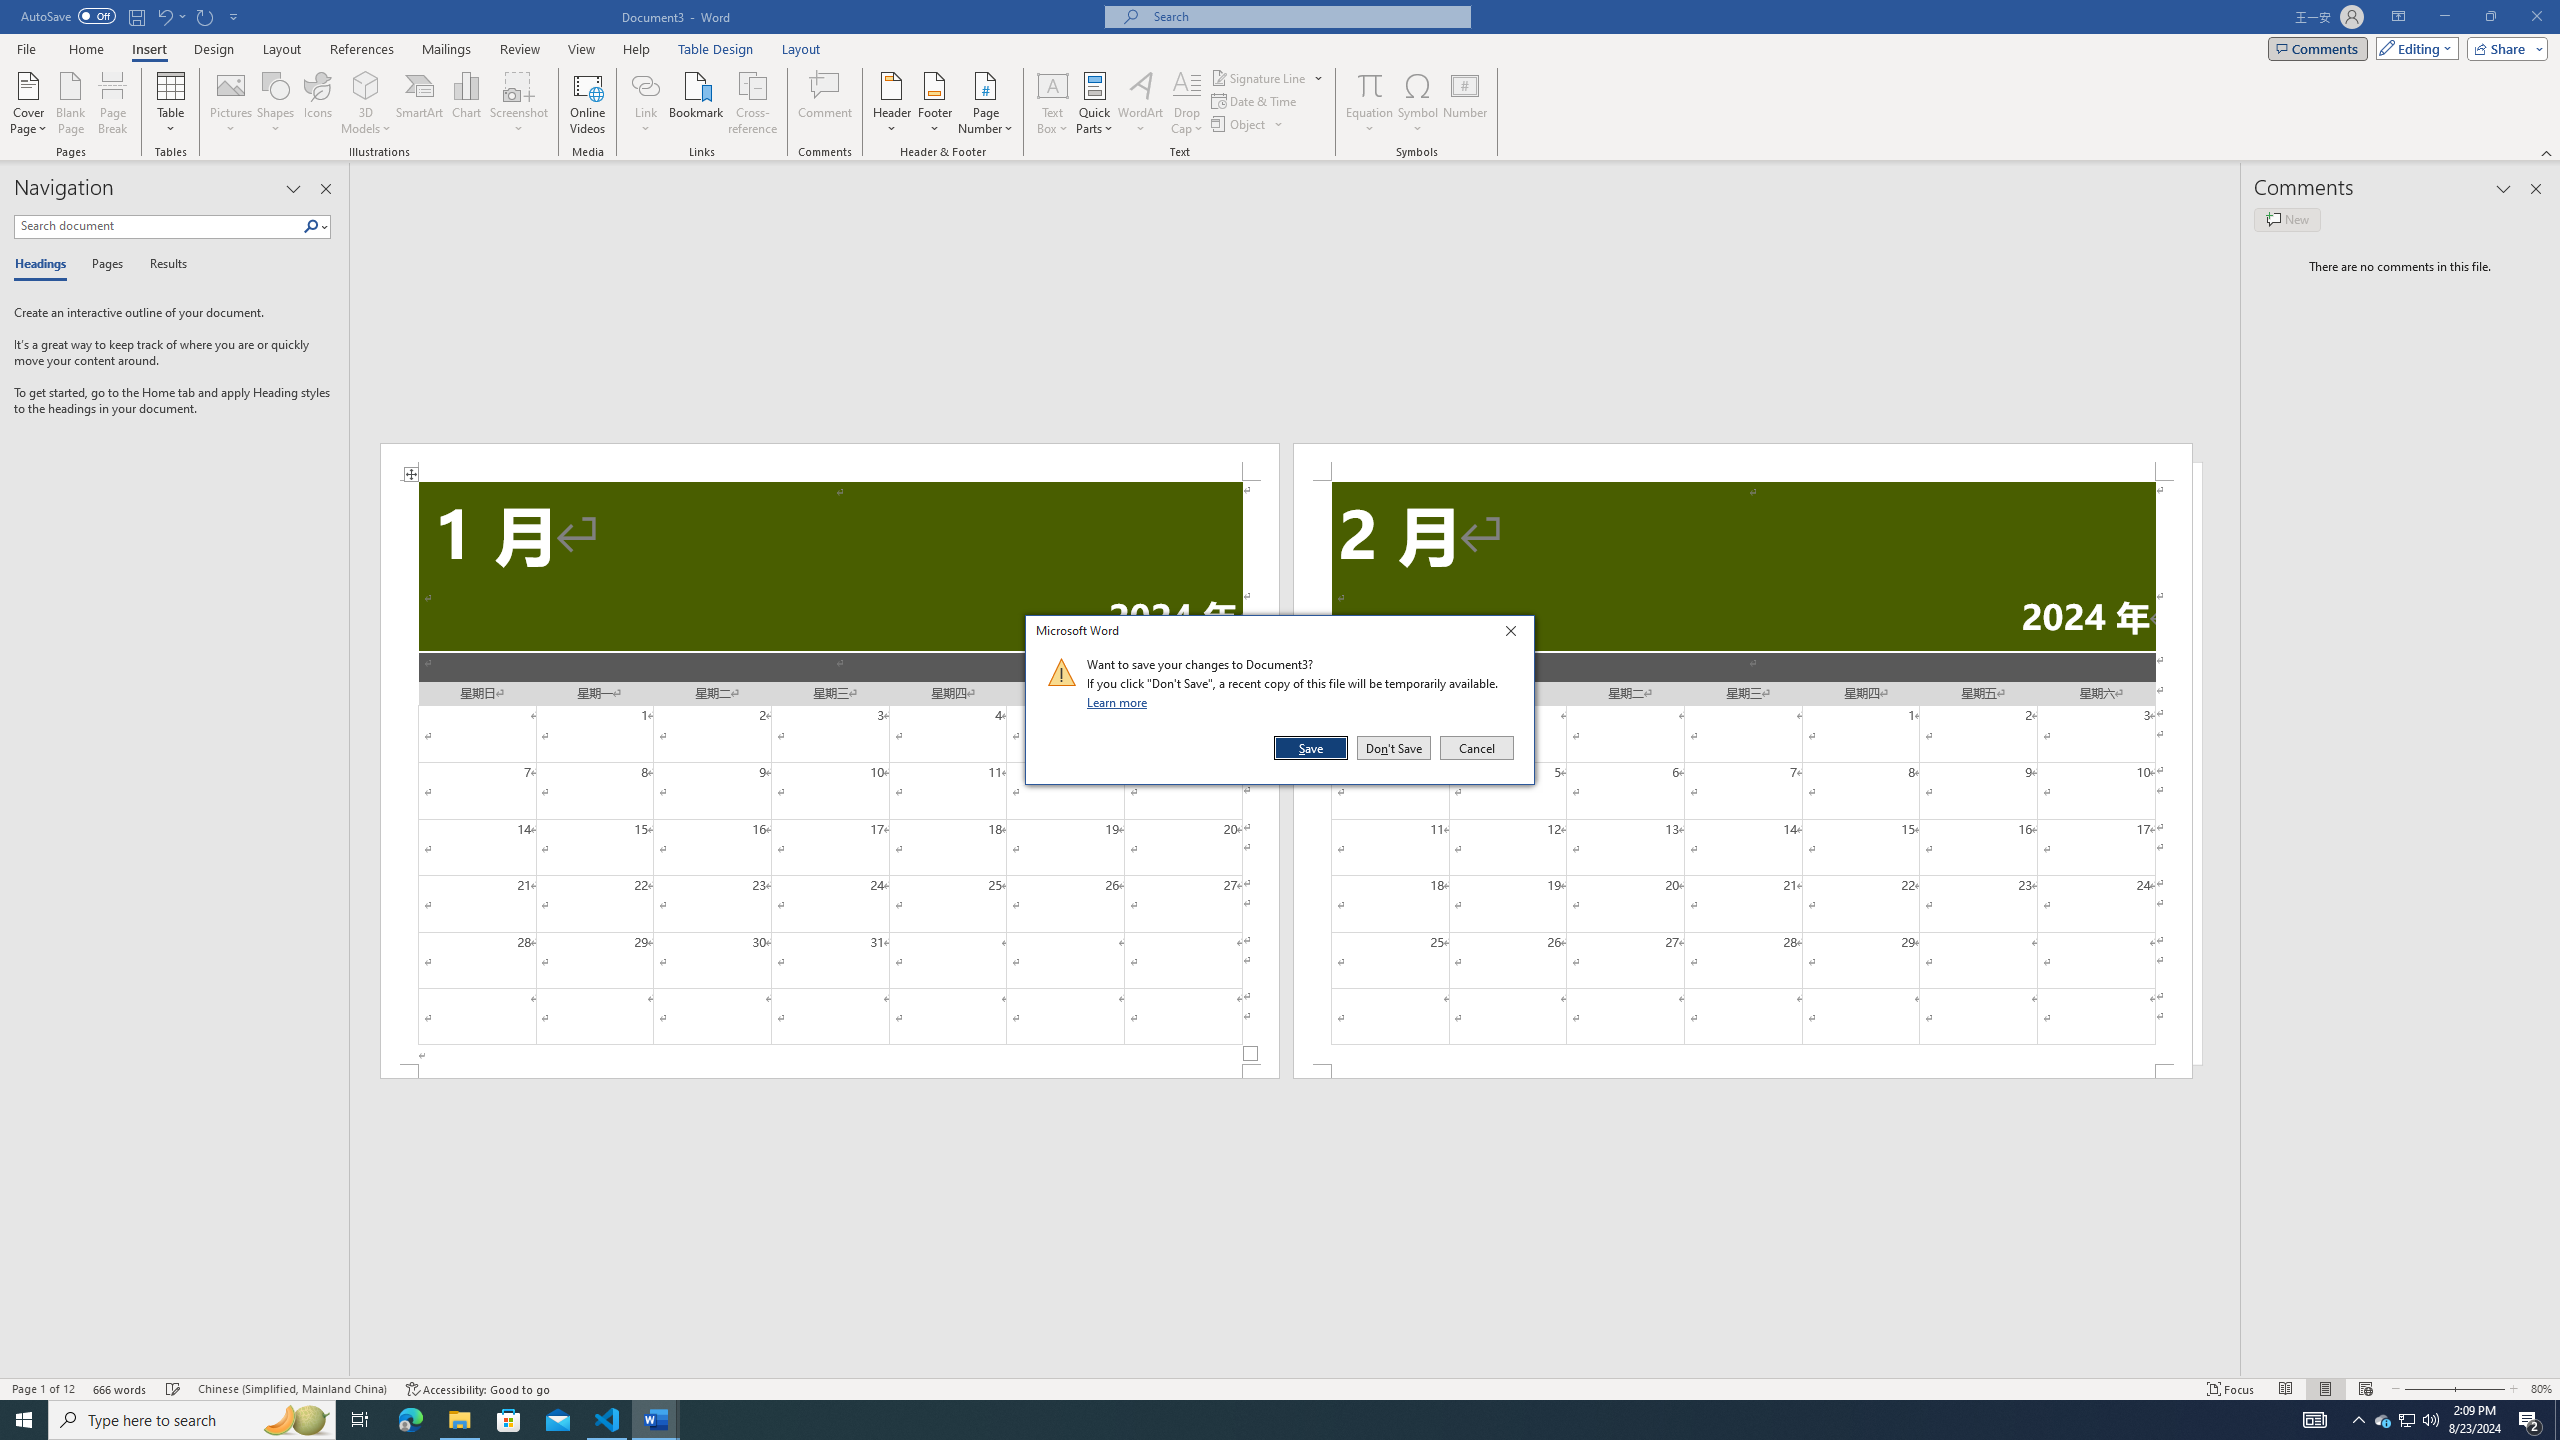  What do you see at coordinates (892, 103) in the screenshot?
I see `'Header'` at bounding box center [892, 103].